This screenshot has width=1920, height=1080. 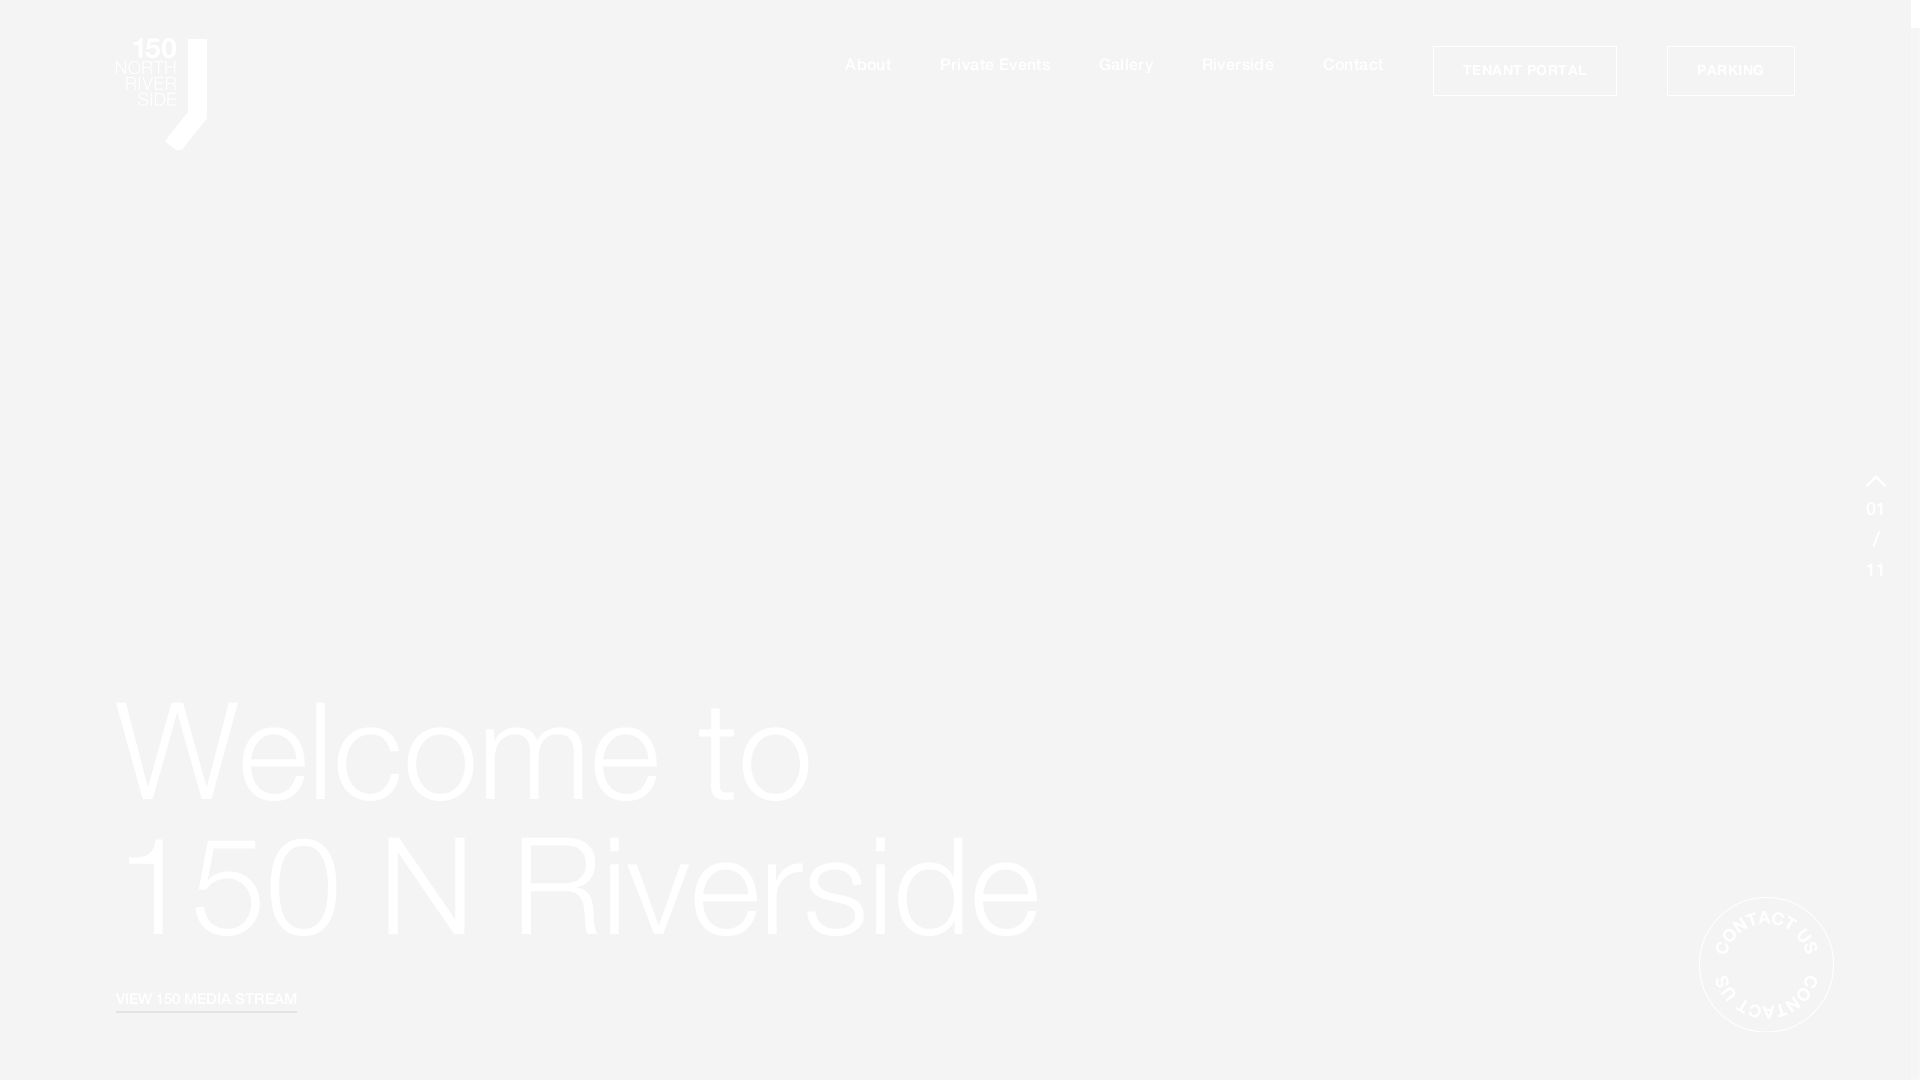 What do you see at coordinates (868, 64) in the screenshot?
I see `'About'` at bounding box center [868, 64].